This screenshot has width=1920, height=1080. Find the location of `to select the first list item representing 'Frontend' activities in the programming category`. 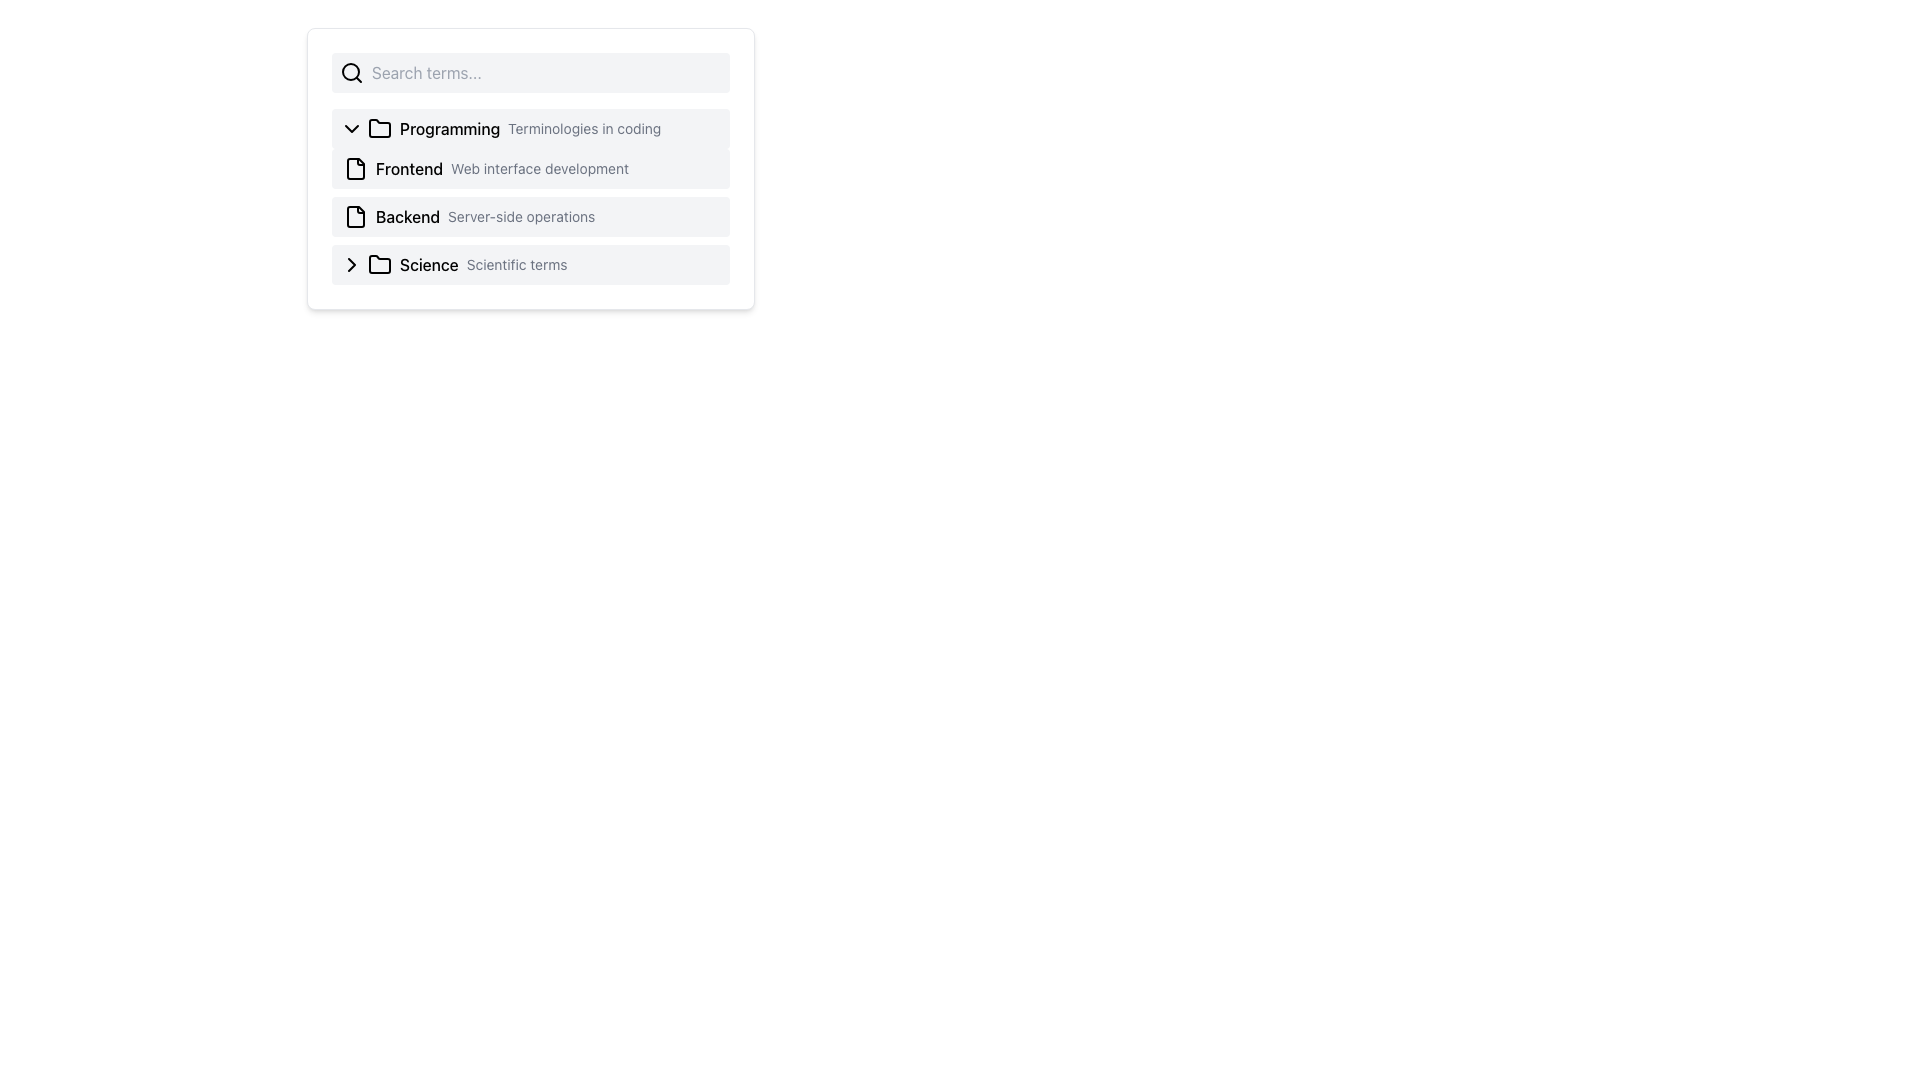

to select the first list item representing 'Frontend' activities in the programming category is located at coordinates (531, 168).